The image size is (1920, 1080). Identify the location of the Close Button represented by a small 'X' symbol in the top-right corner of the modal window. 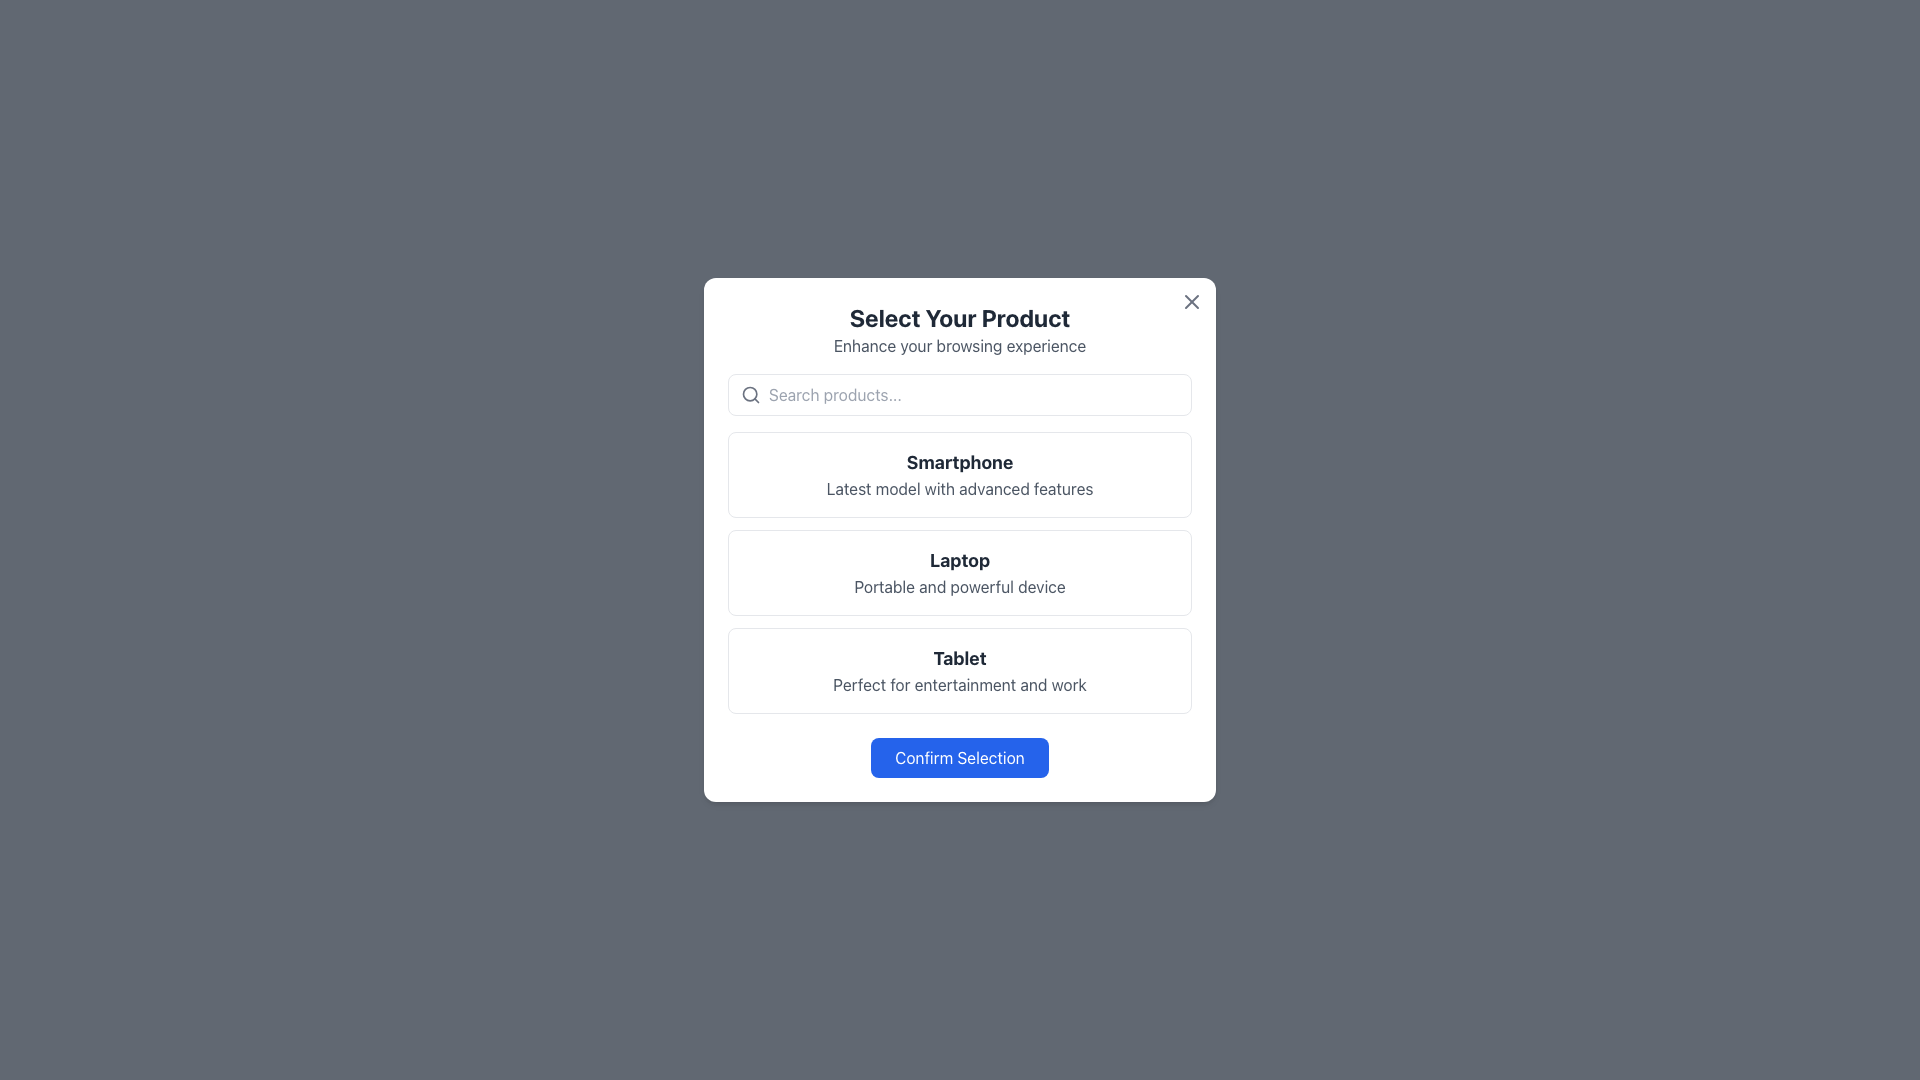
(1191, 301).